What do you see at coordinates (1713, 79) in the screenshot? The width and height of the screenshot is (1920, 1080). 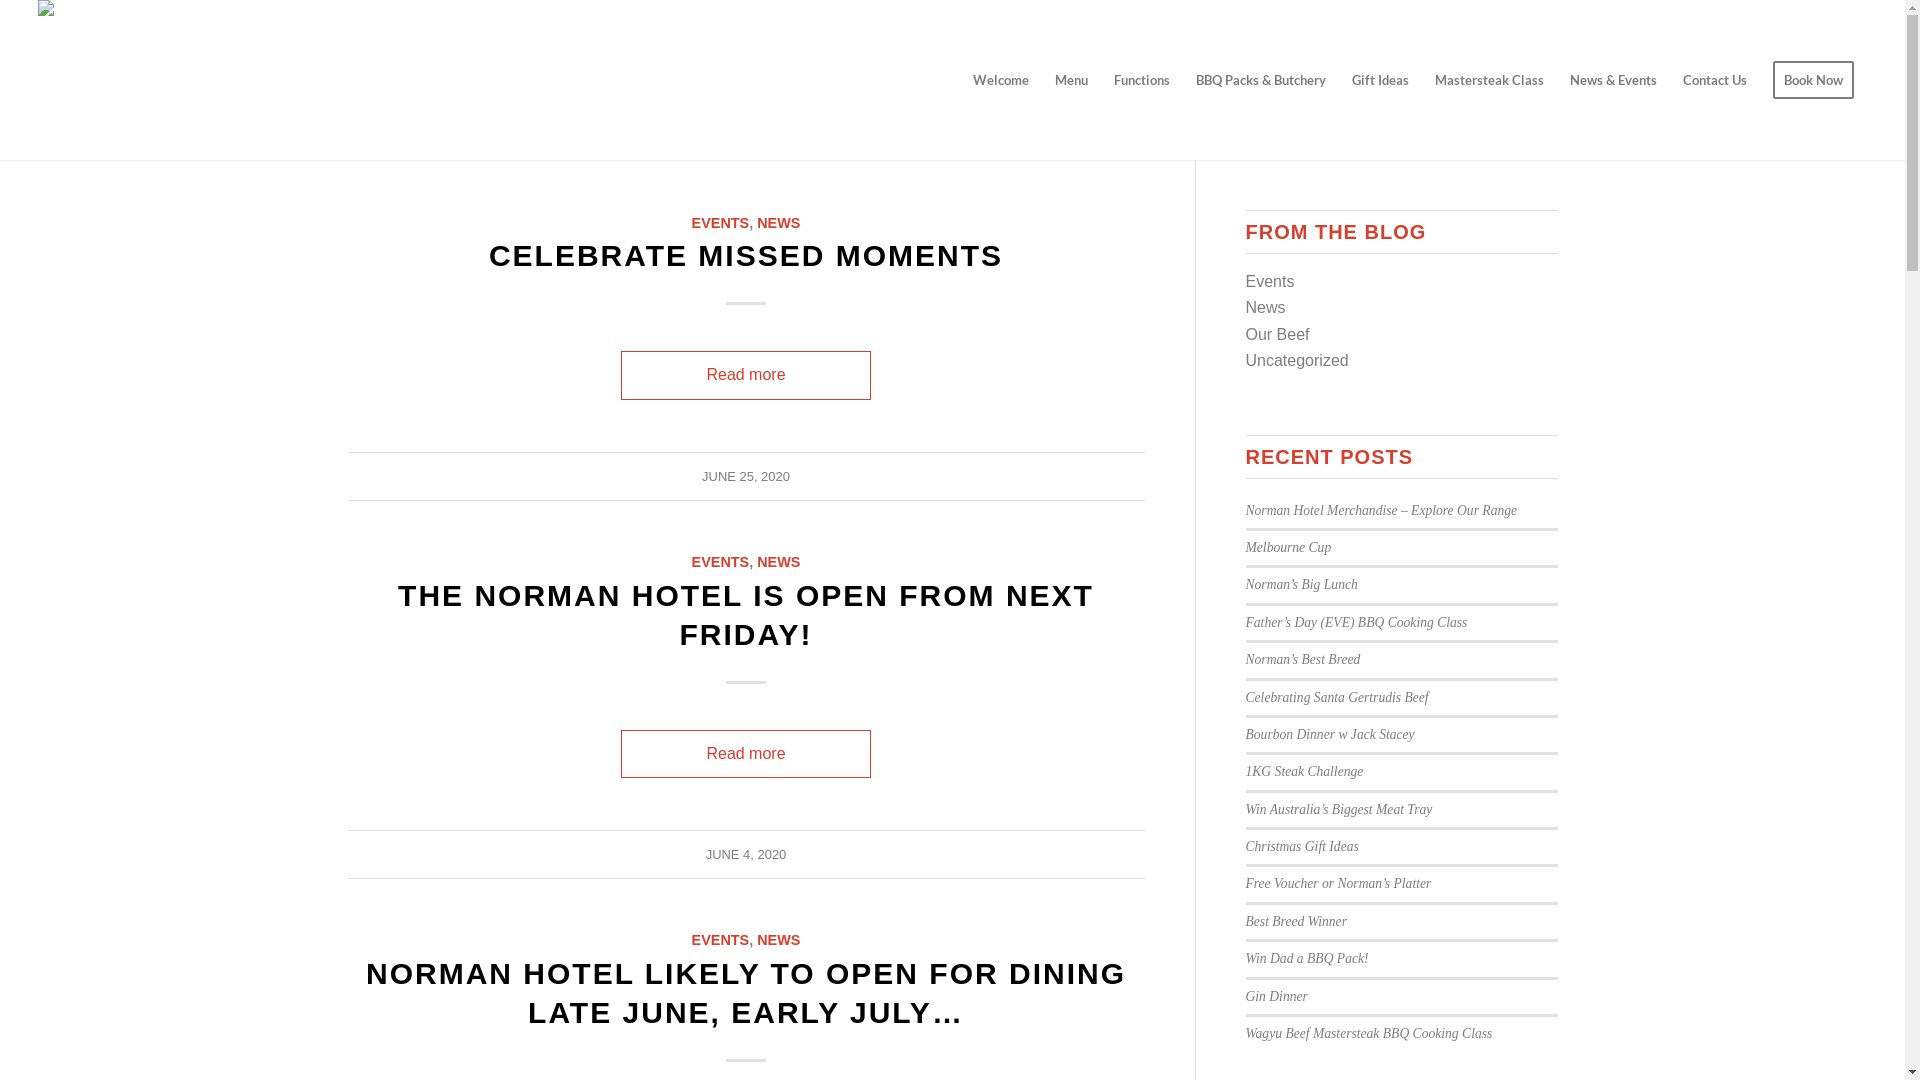 I see `'Contact Us'` at bounding box center [1713, 79].